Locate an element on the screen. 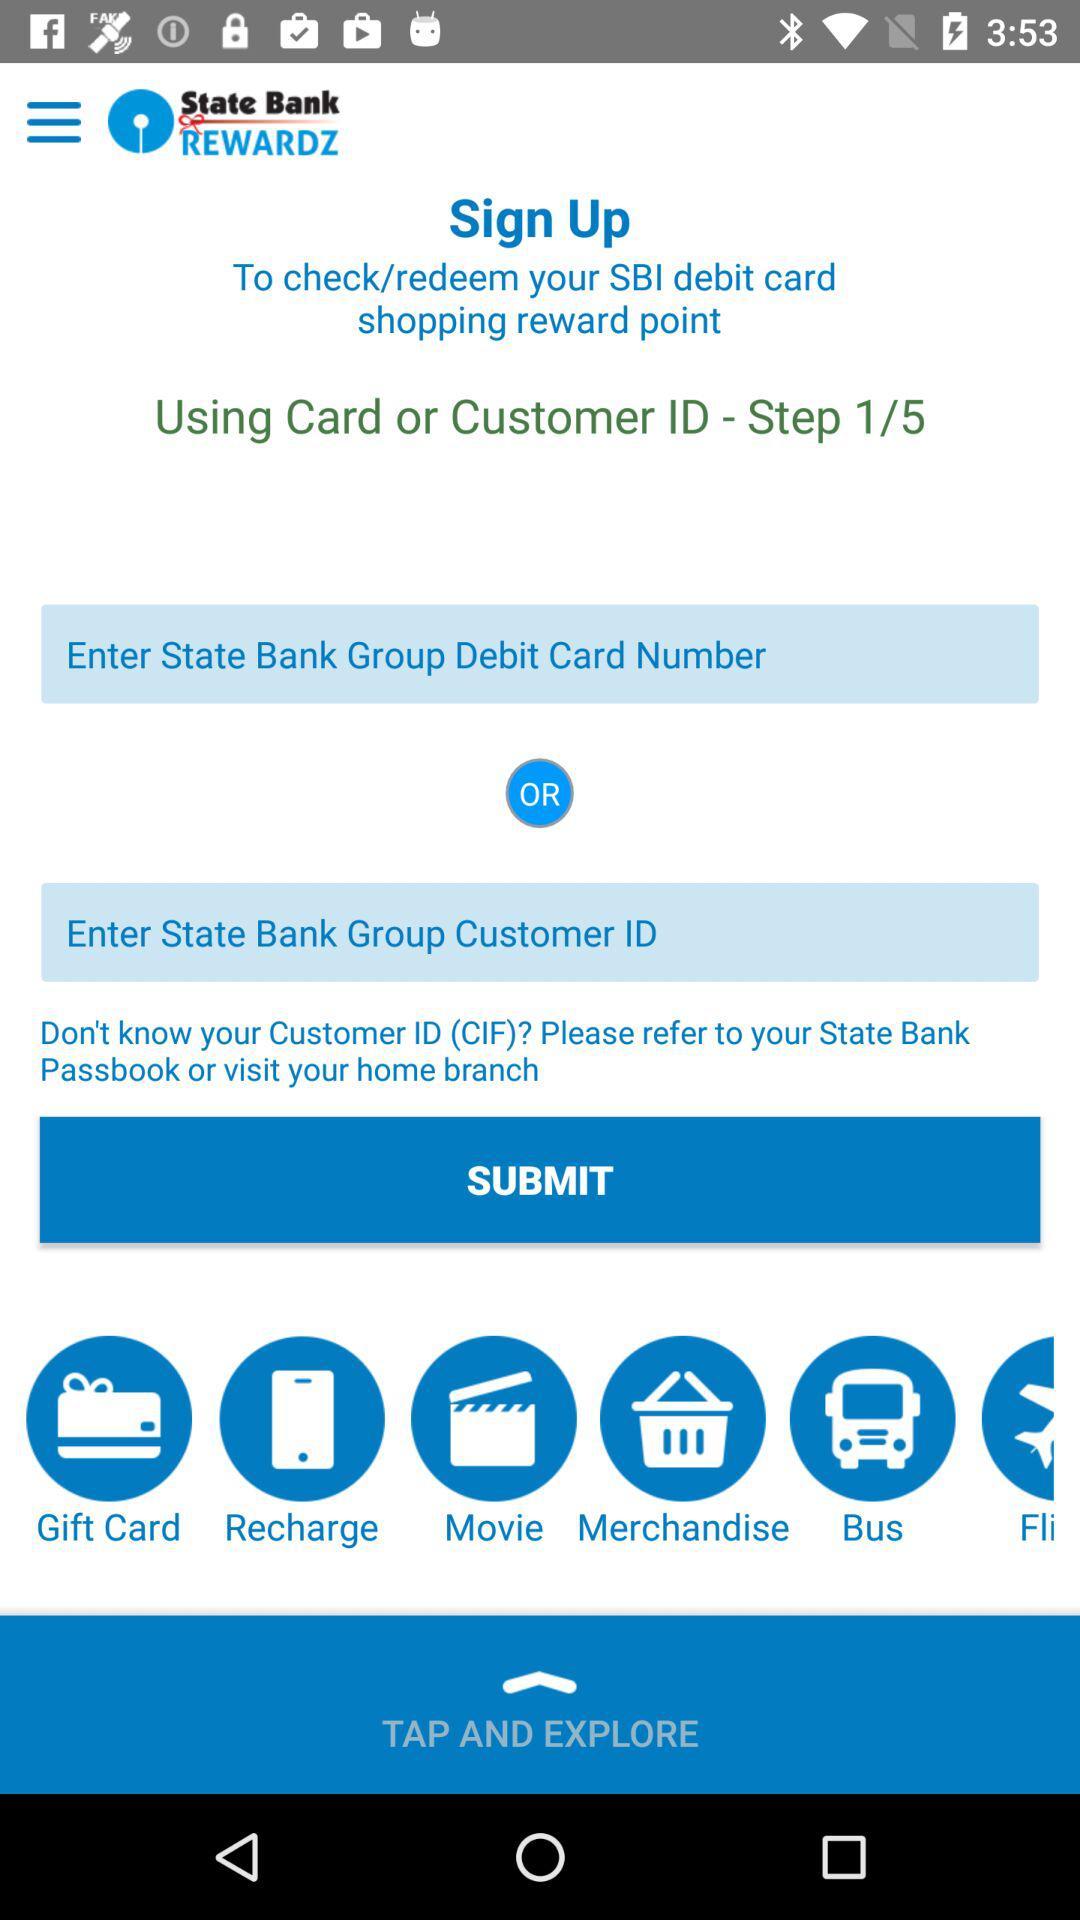 This screenshot has width=1080, height=1920. button below the submit item is located at coordinates (682, 1443).